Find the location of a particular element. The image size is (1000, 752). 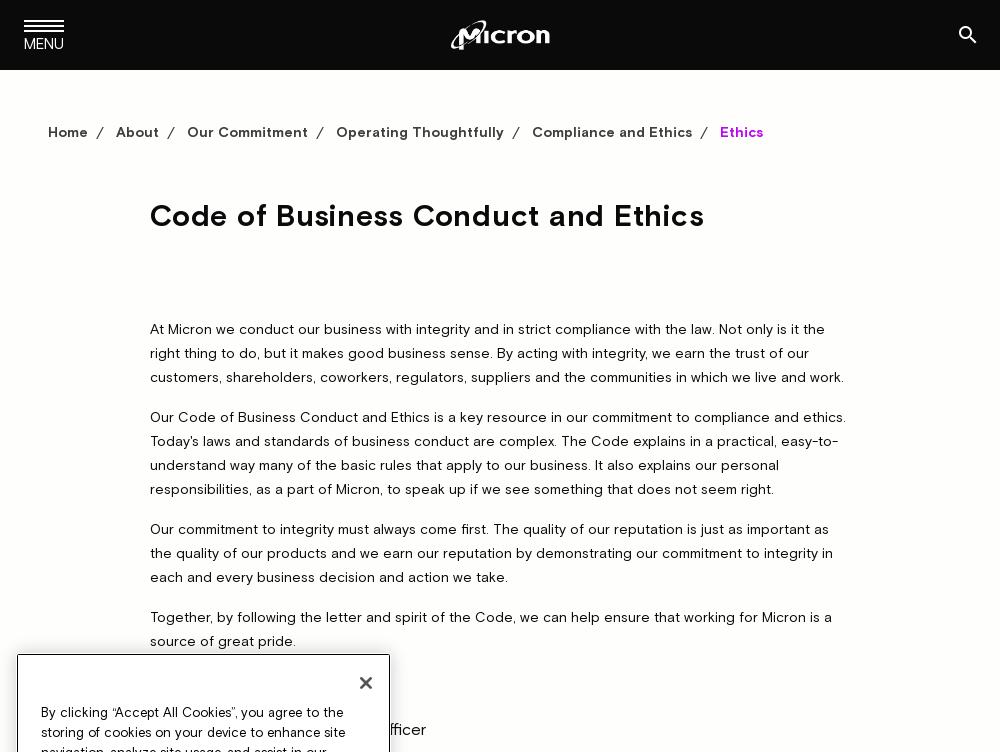

'Menu' is located at coordinates (44, 43).